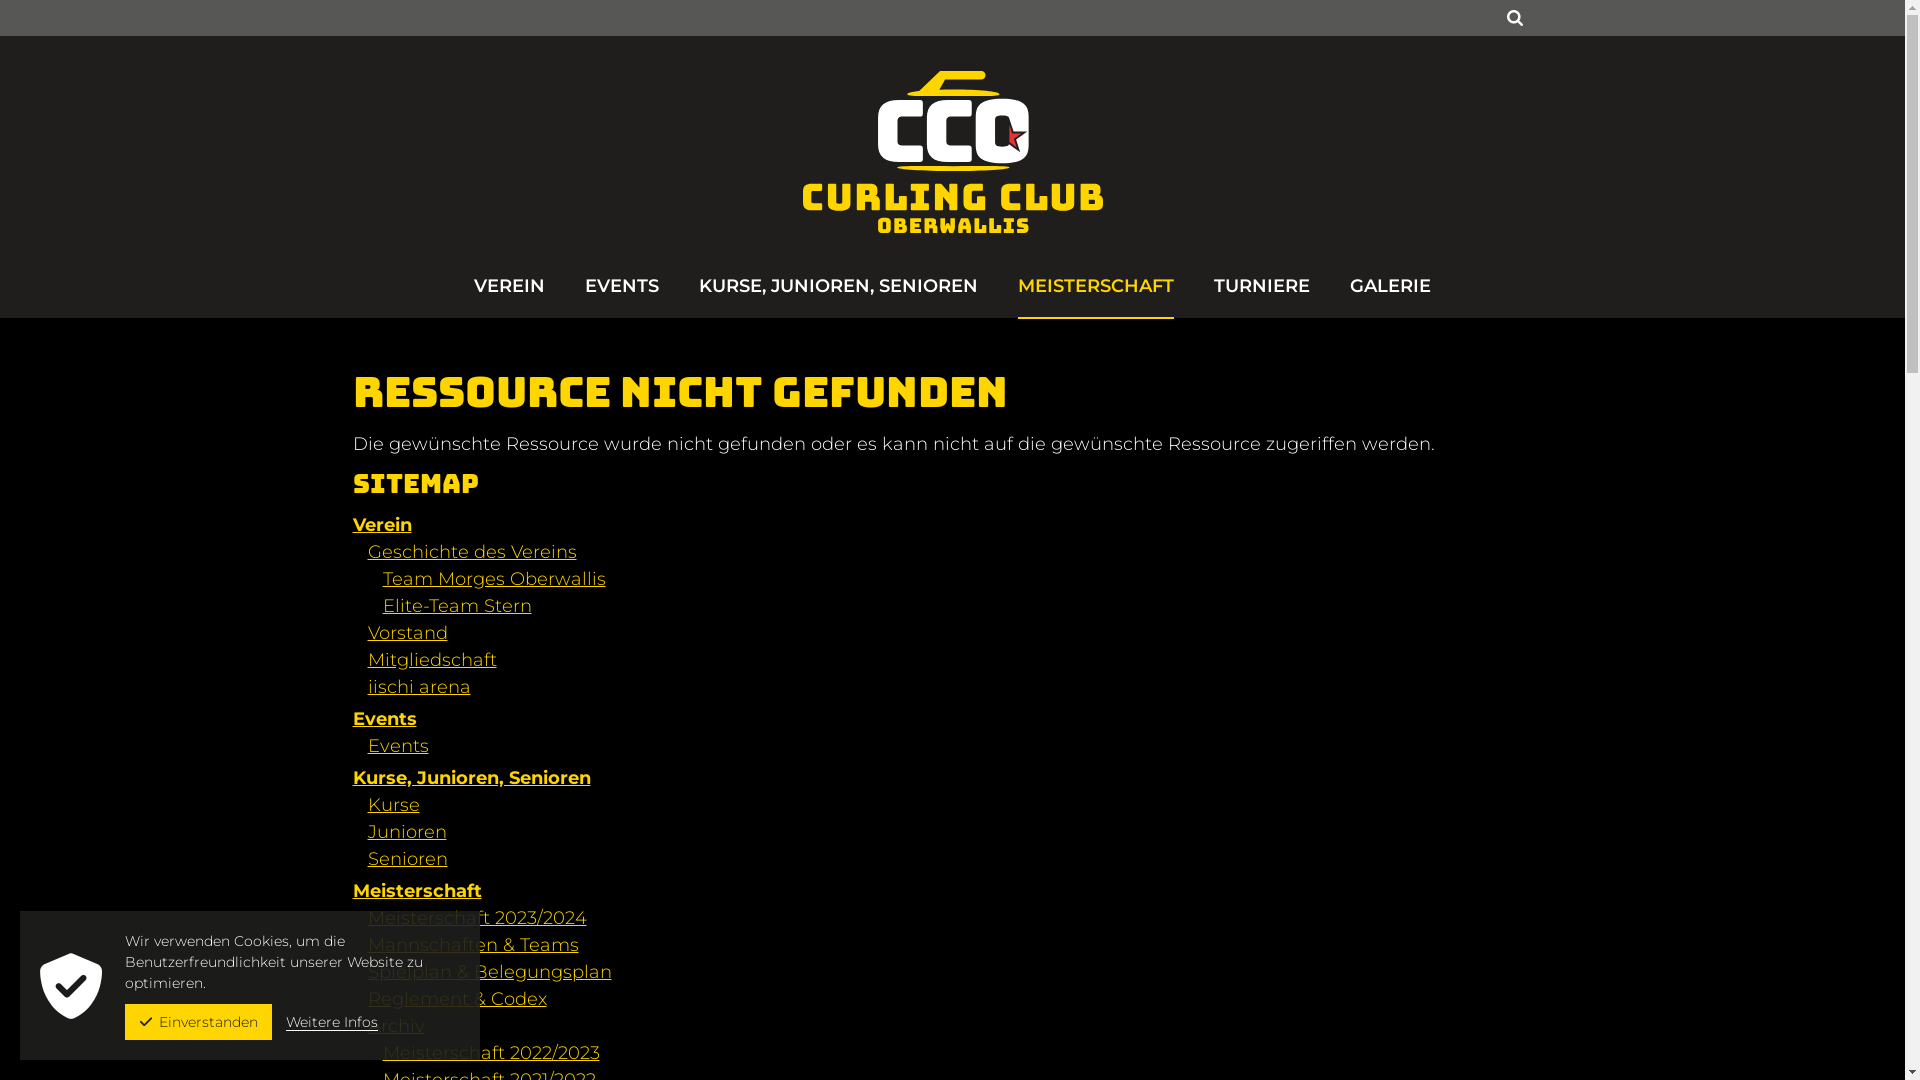 This screenshot has height=1080, width=1920. I want to click on 'EVENTS', so click(621, 296).